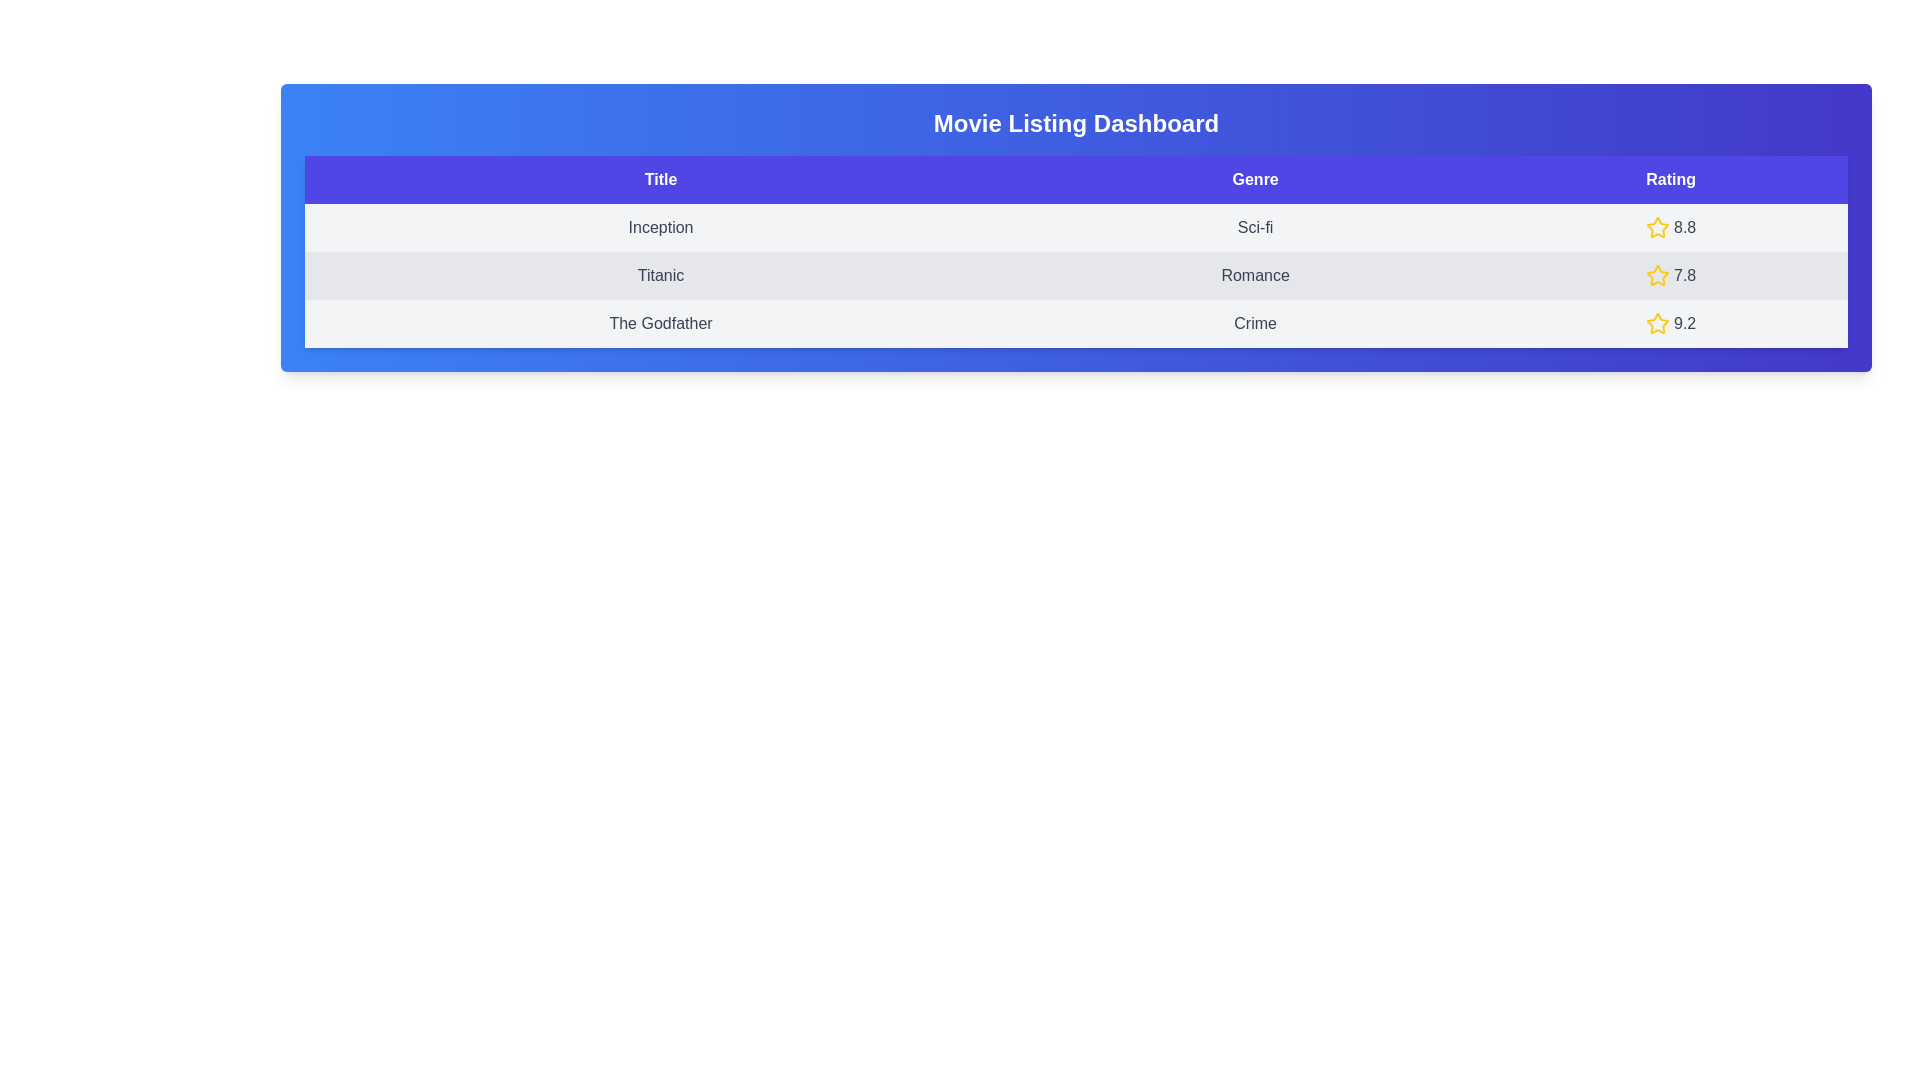 The width and height of the screenshot is (1920, 1080). What do you see at coordinates (1254, 180) in the screenshot?
I see `the 'Genre' header text element, which is styled with white text on a prominent purple background and is the second item in a row of headers` at bounding box center [1254, 180].